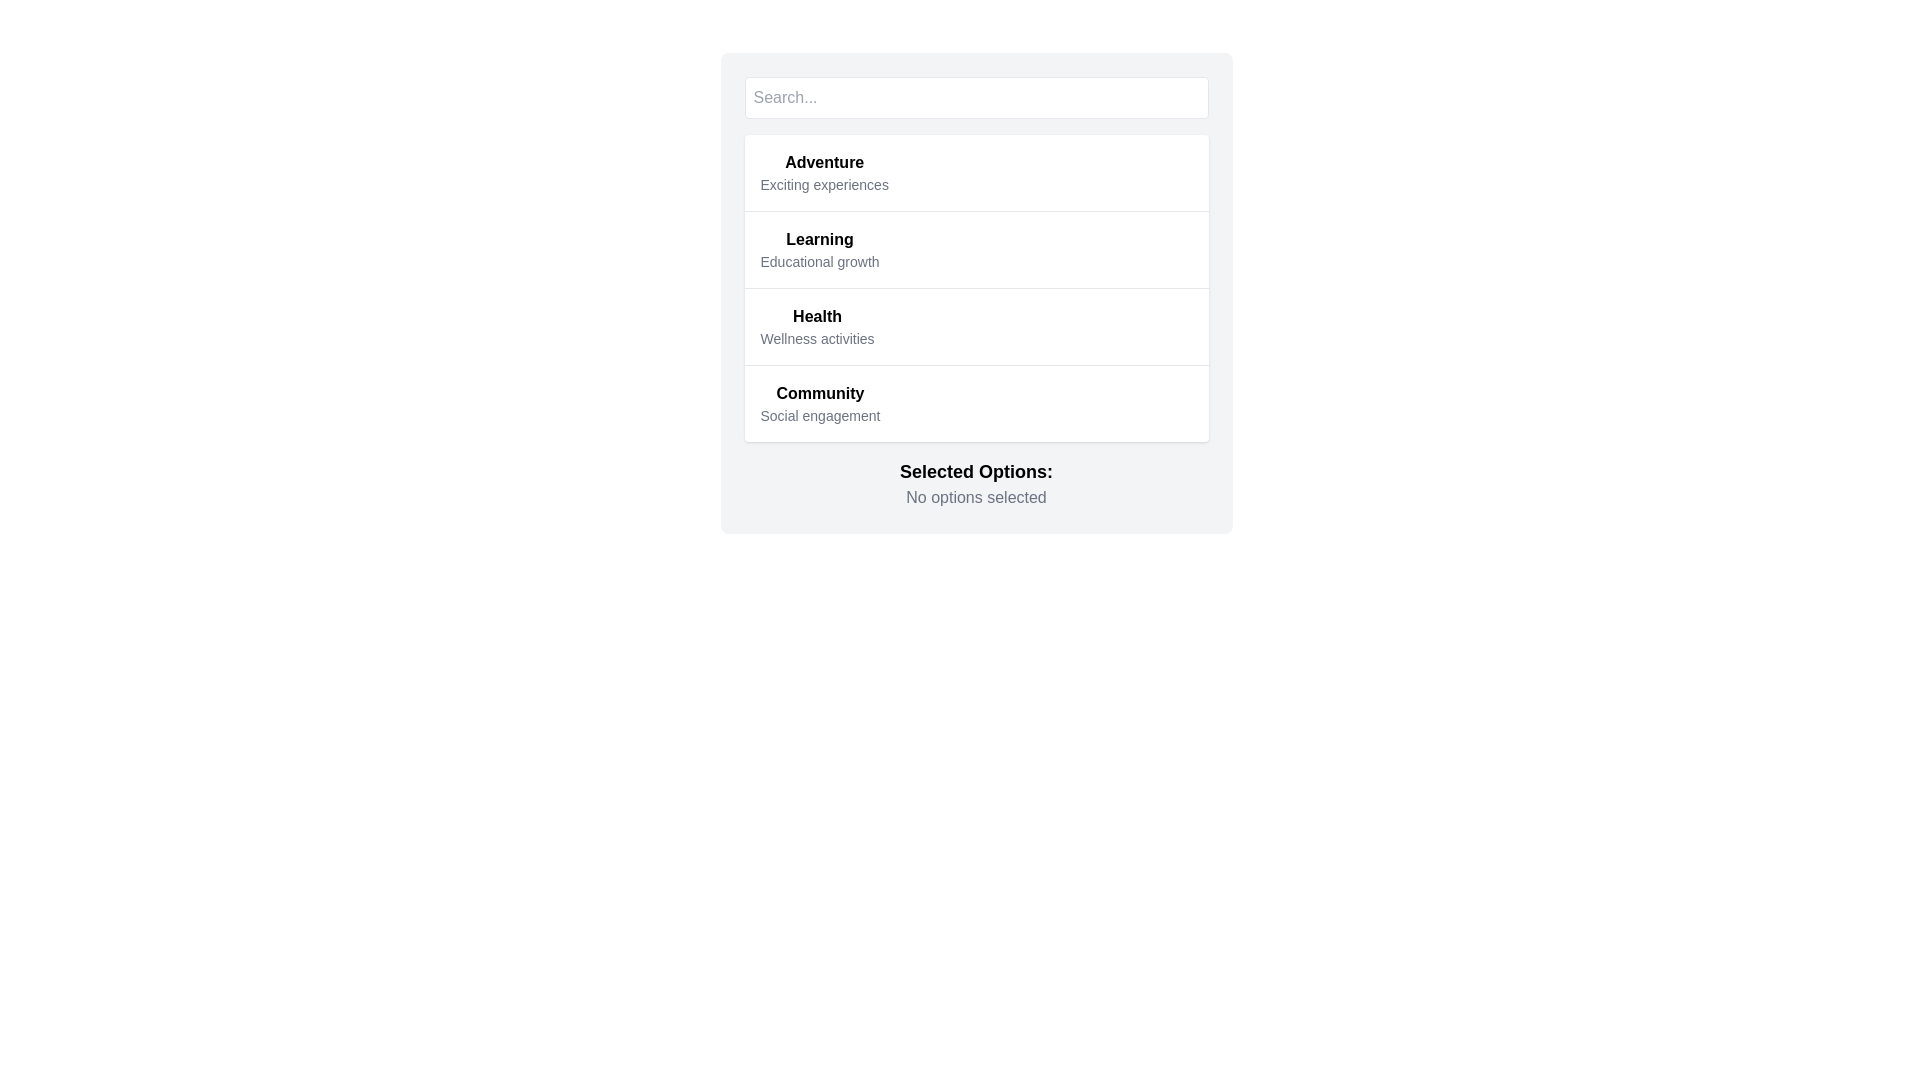 This screenshot has width=1920, height=1080. I want to click on the second selectable item in the menu under the search bar, so click(976, 248).